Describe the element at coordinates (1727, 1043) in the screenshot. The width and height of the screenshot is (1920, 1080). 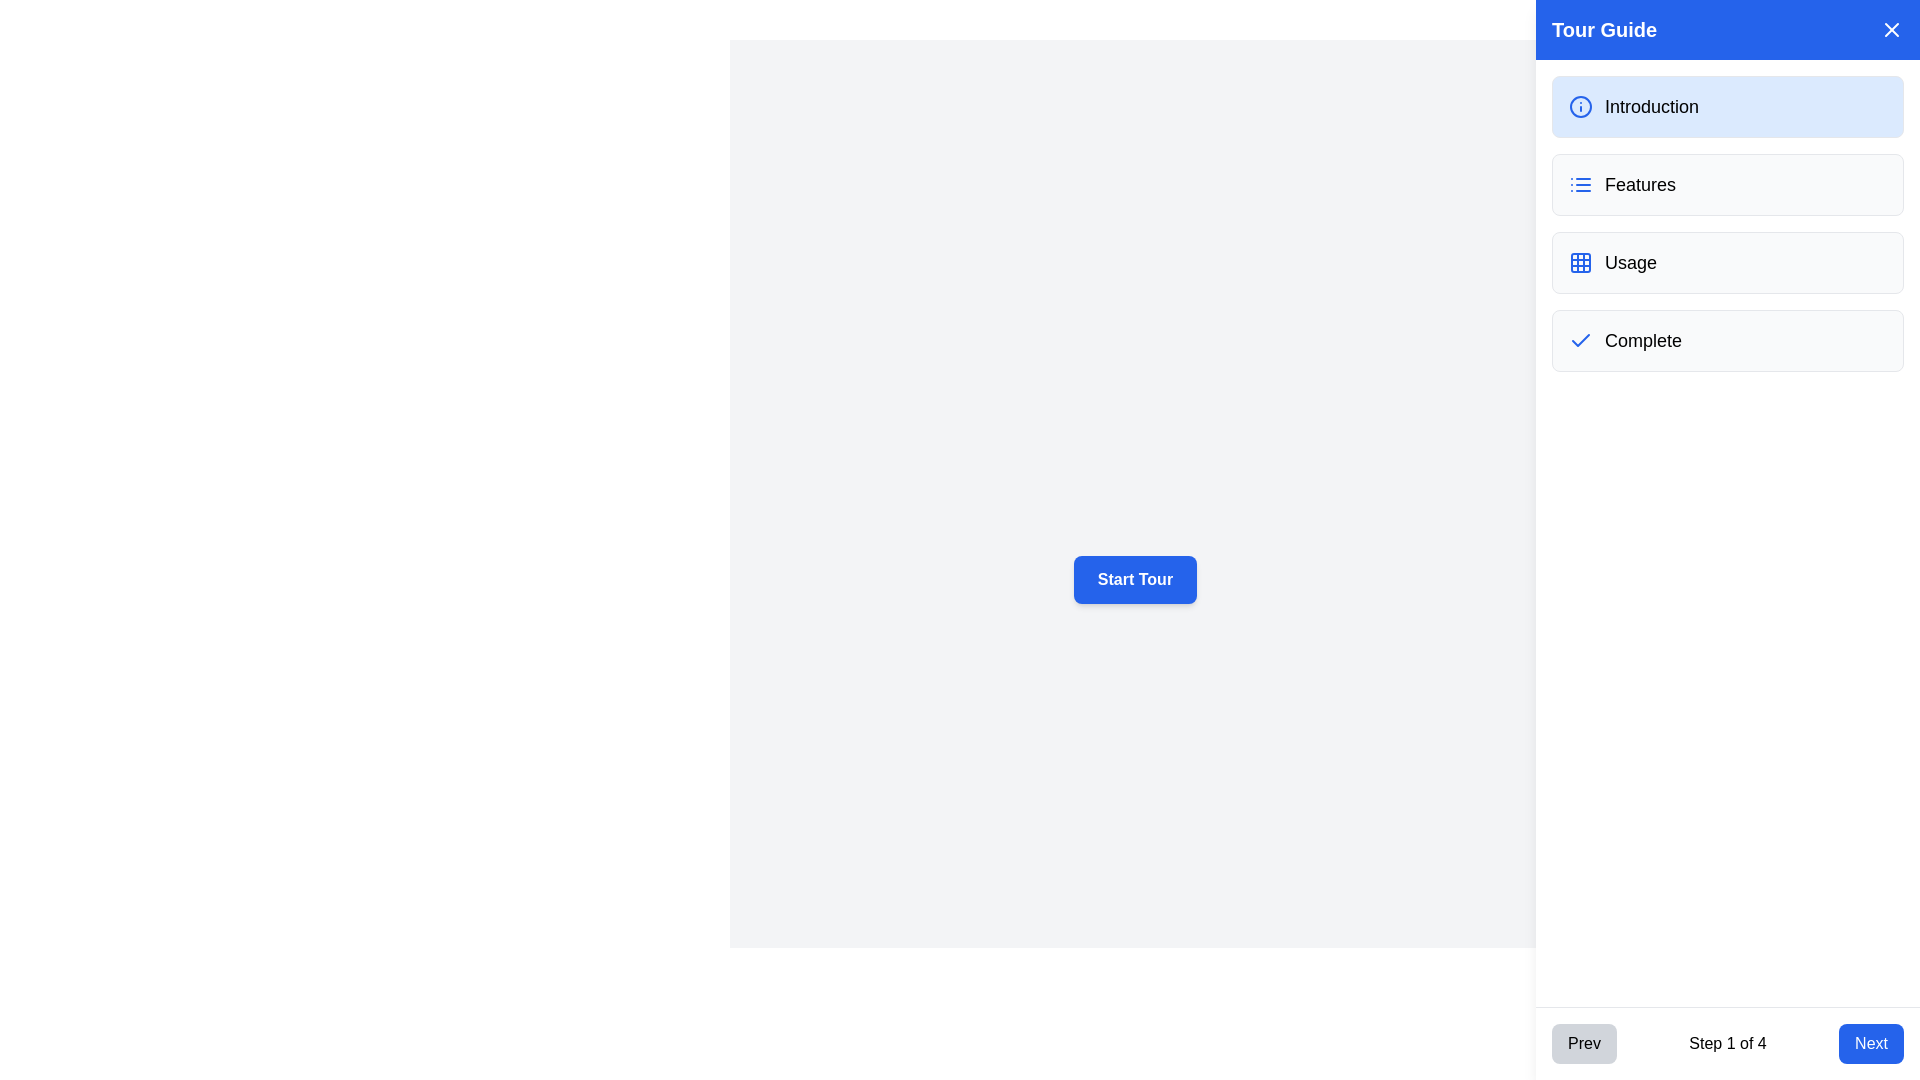
I see `the Text label indicating step progress, which shows that the user is currently on step 1 of a 4-step process` at that location.